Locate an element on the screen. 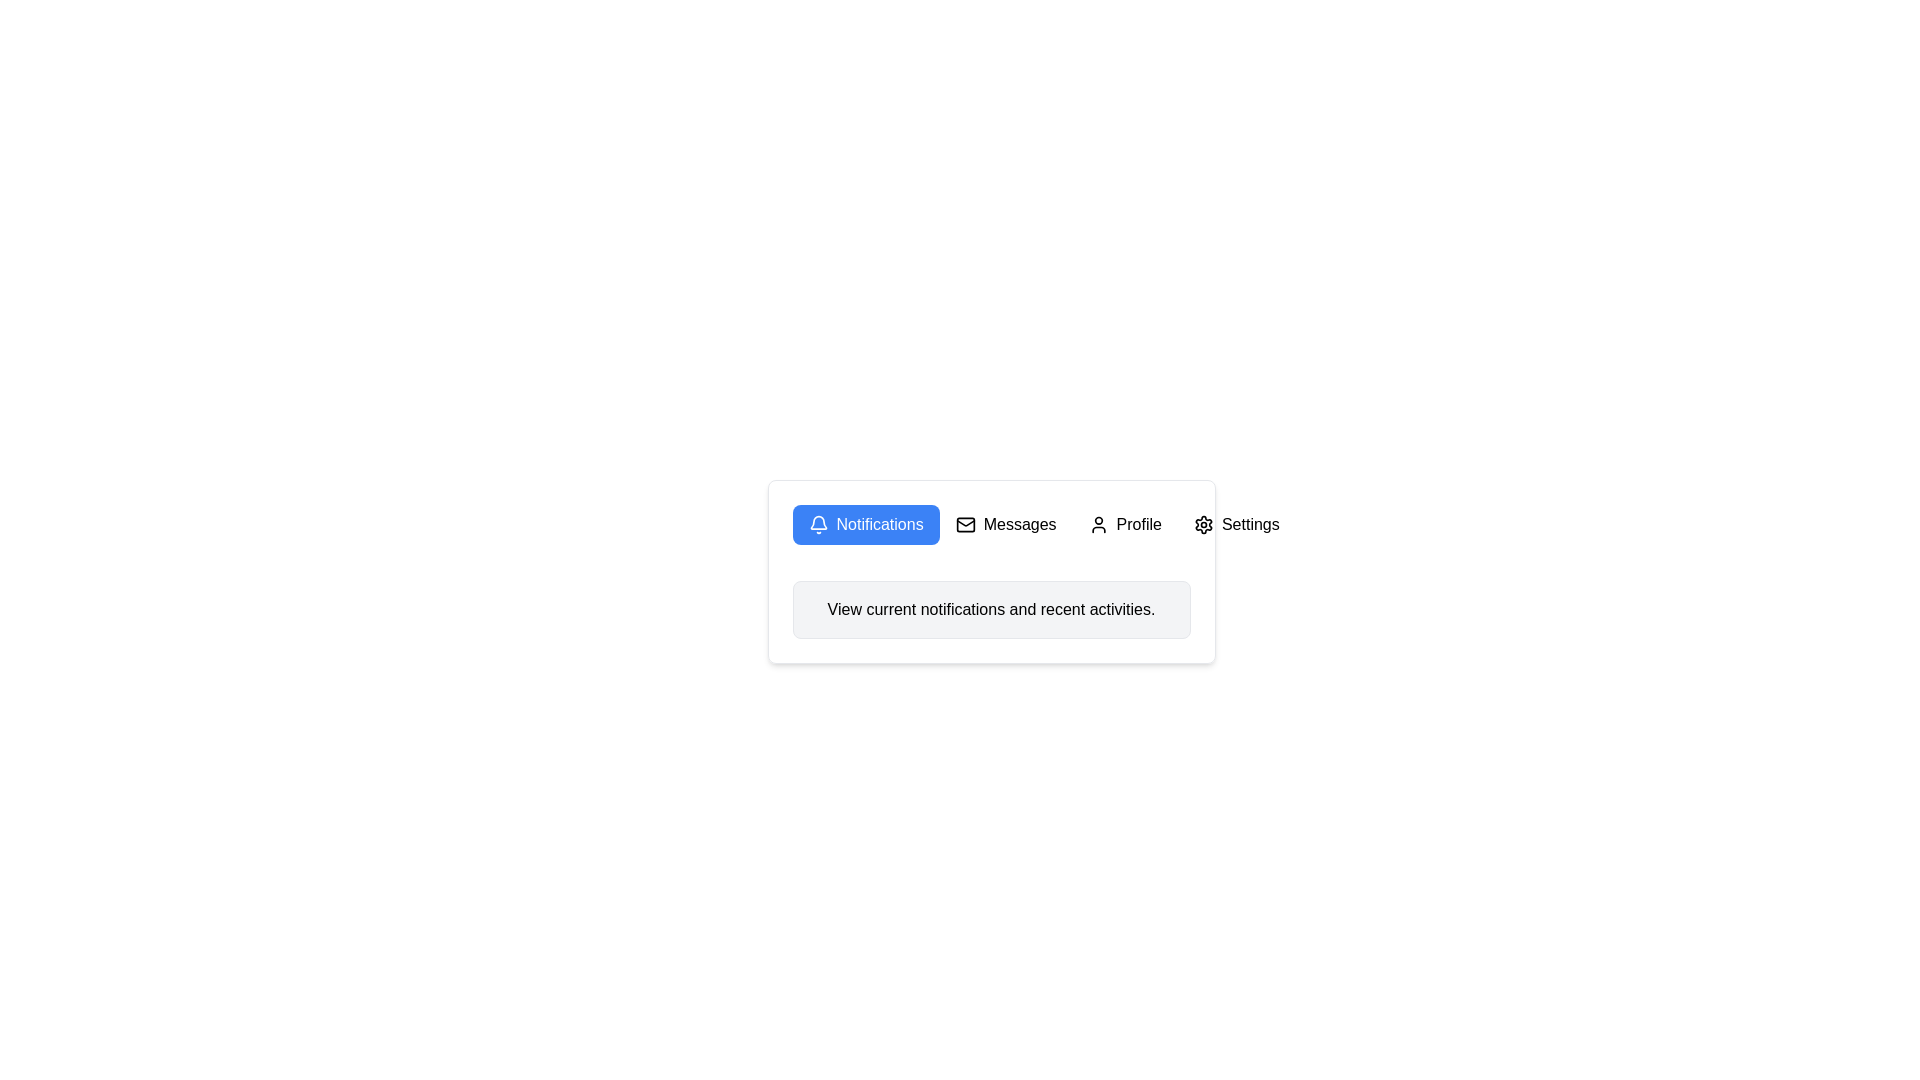 The width and height of the screenshot is (1920, 1080). the gear-shaped icon is located at coordinates (1203, 523).